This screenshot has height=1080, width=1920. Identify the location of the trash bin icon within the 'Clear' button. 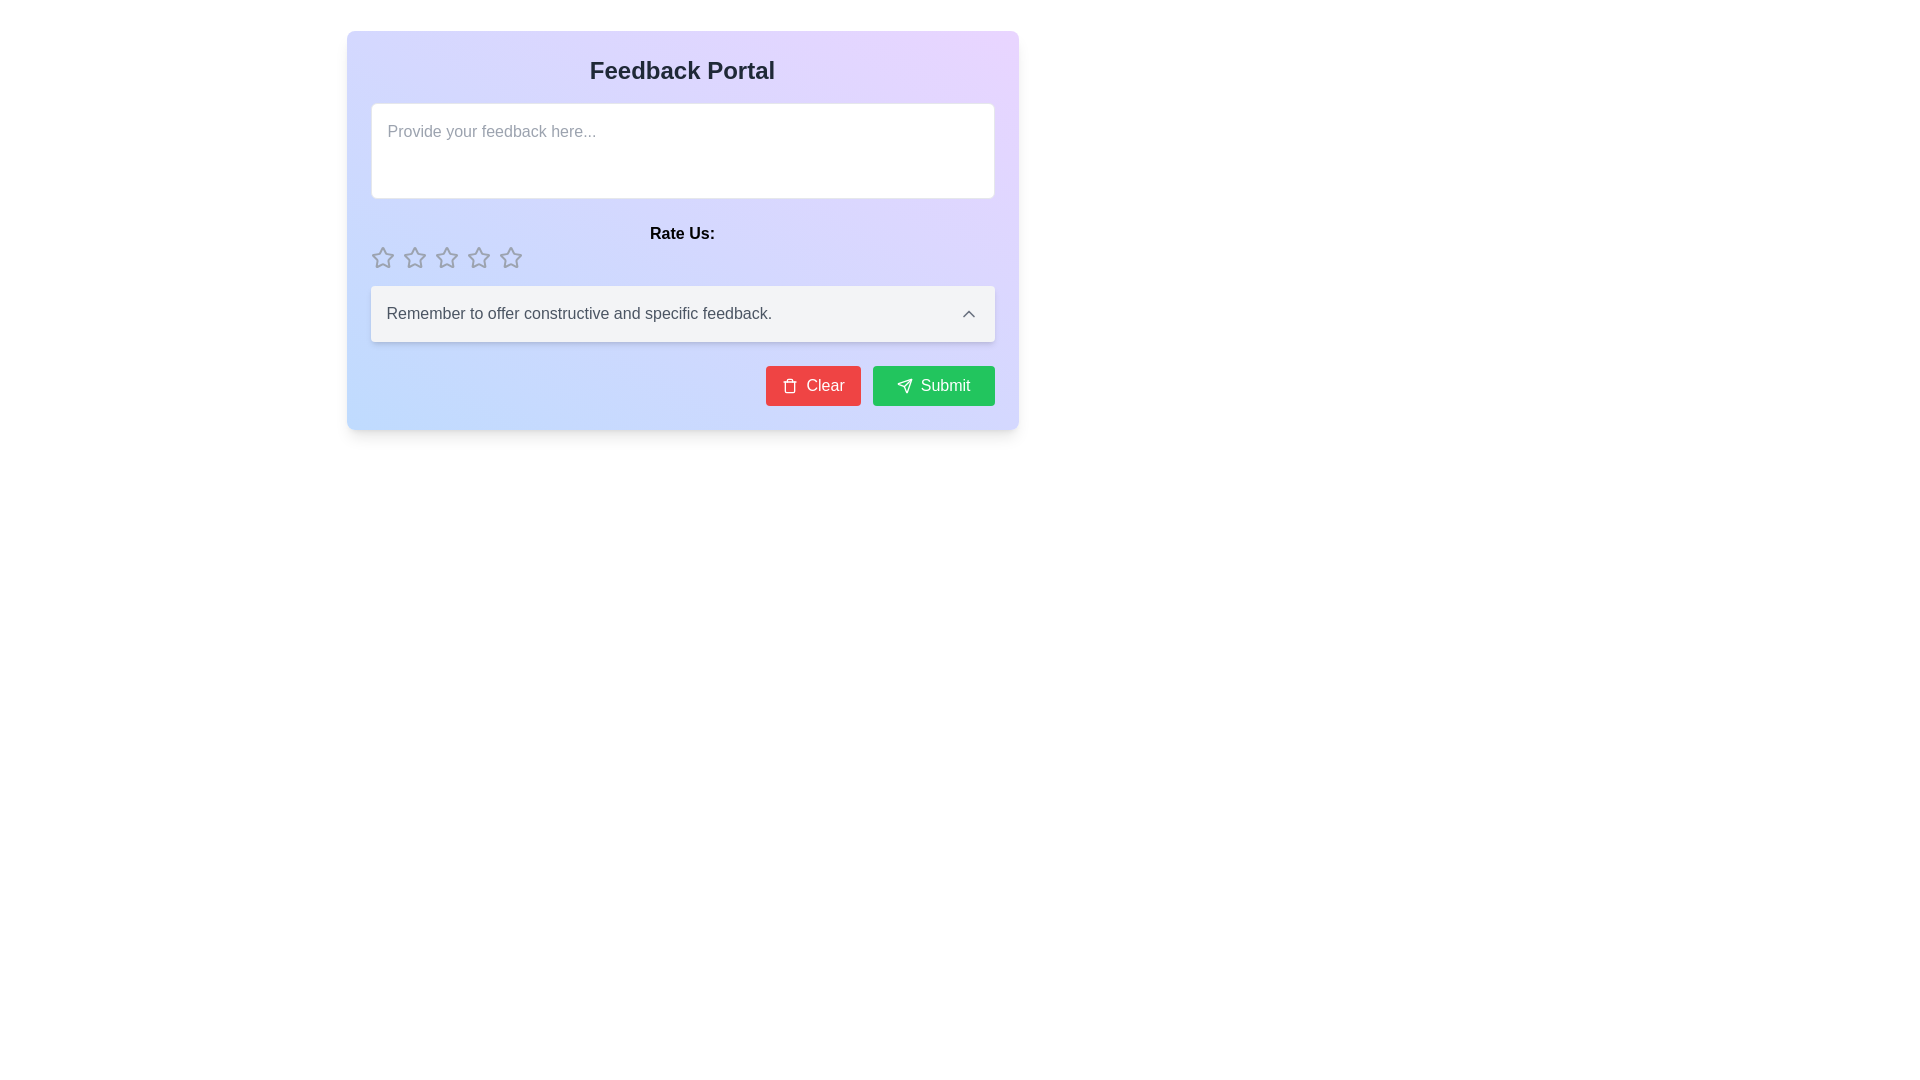
(789, 385).